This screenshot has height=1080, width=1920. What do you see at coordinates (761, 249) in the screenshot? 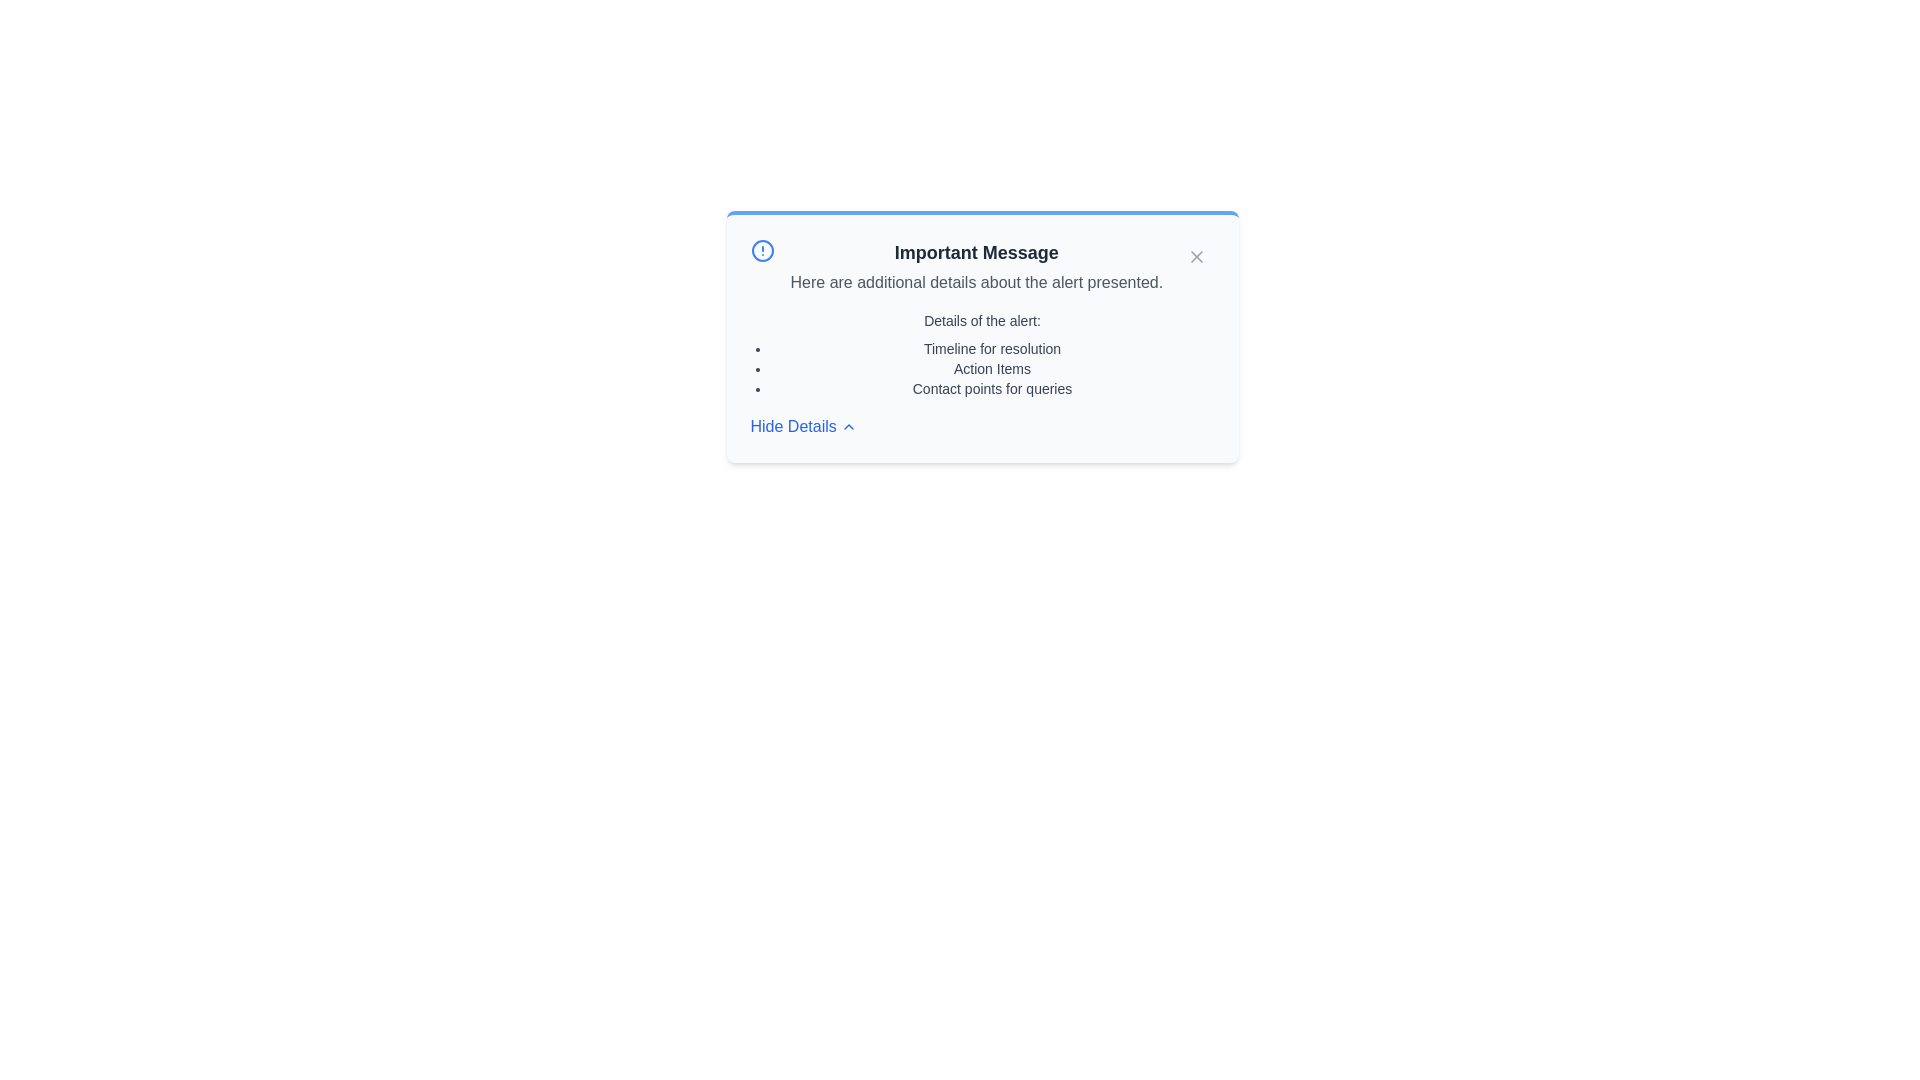
I see `the circular element with a blue border and white fill, located in the alert icon at the top-left corner of the alert message` at bounding box center [761, 249].